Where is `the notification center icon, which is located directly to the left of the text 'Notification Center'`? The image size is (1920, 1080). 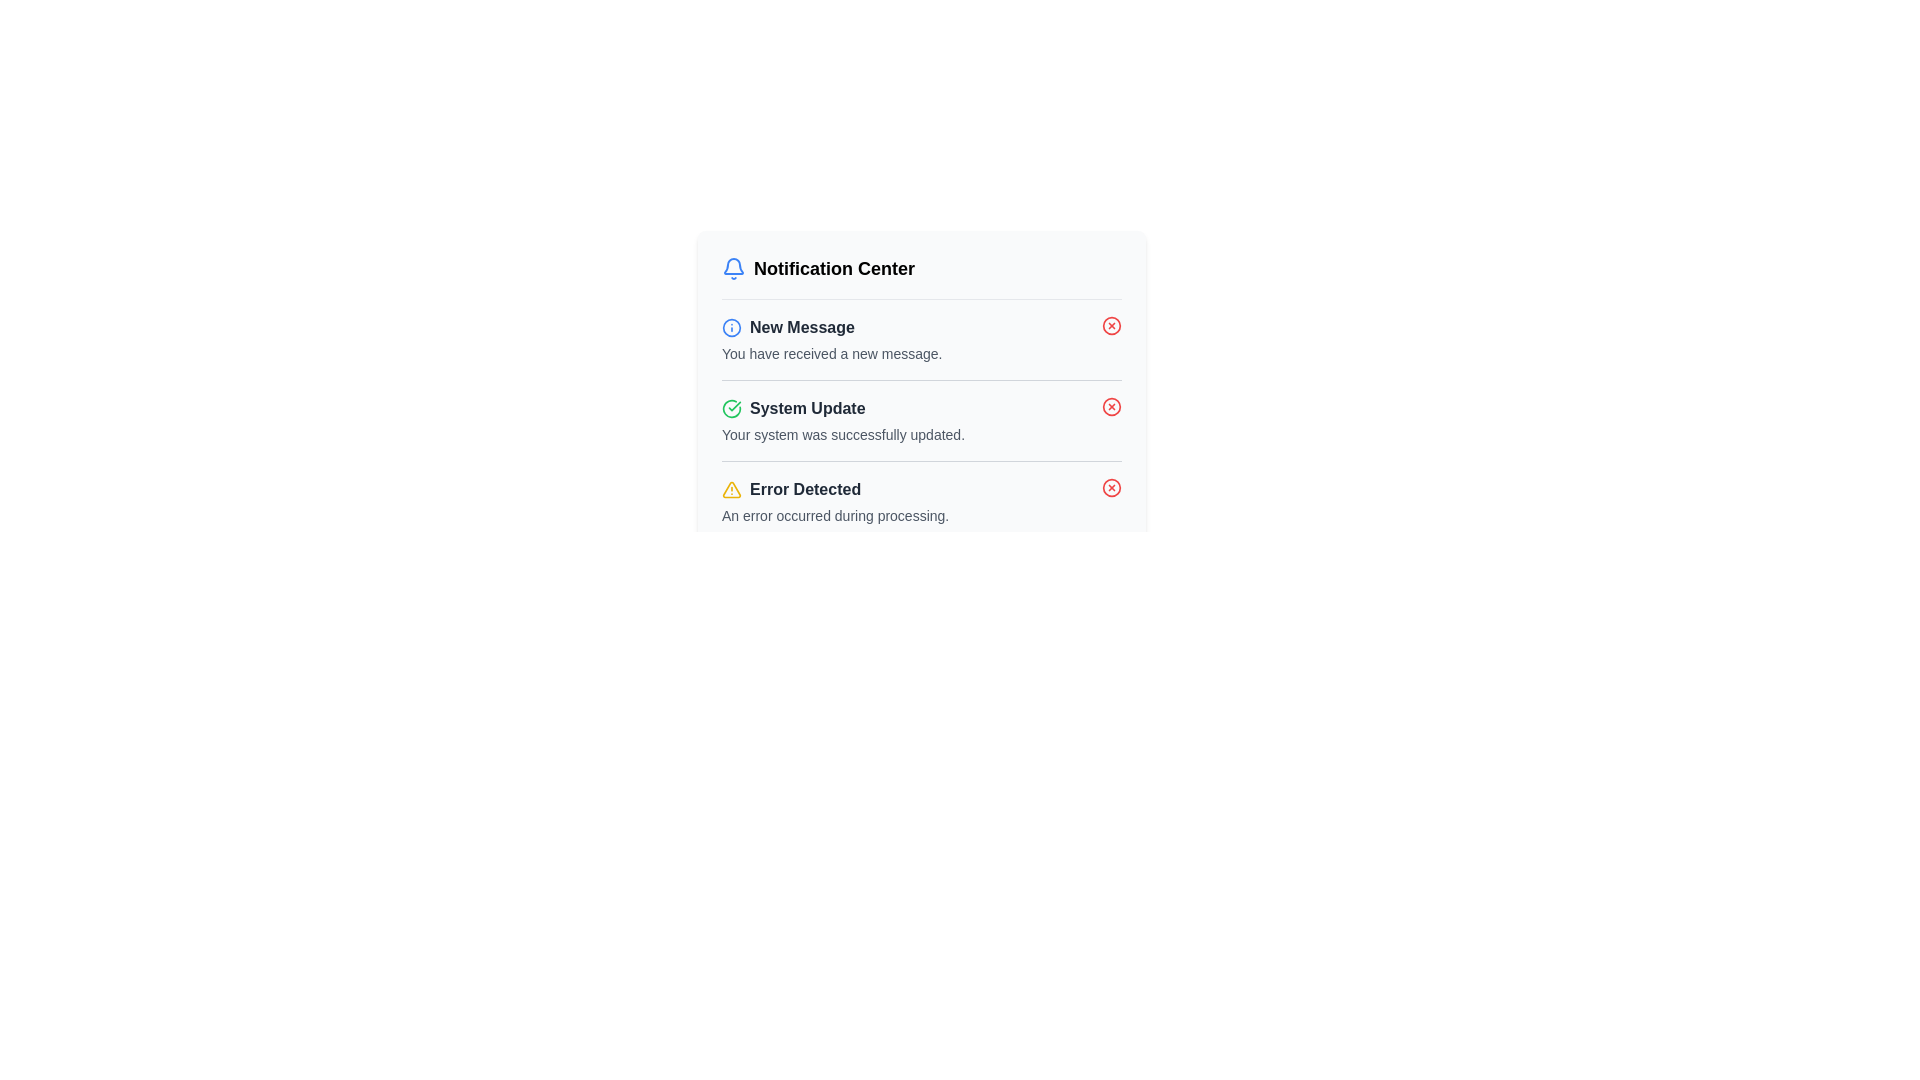
the notification center icon, which is located directly to the left of the text 'Notification Center' is located at coordinates (733, 268).